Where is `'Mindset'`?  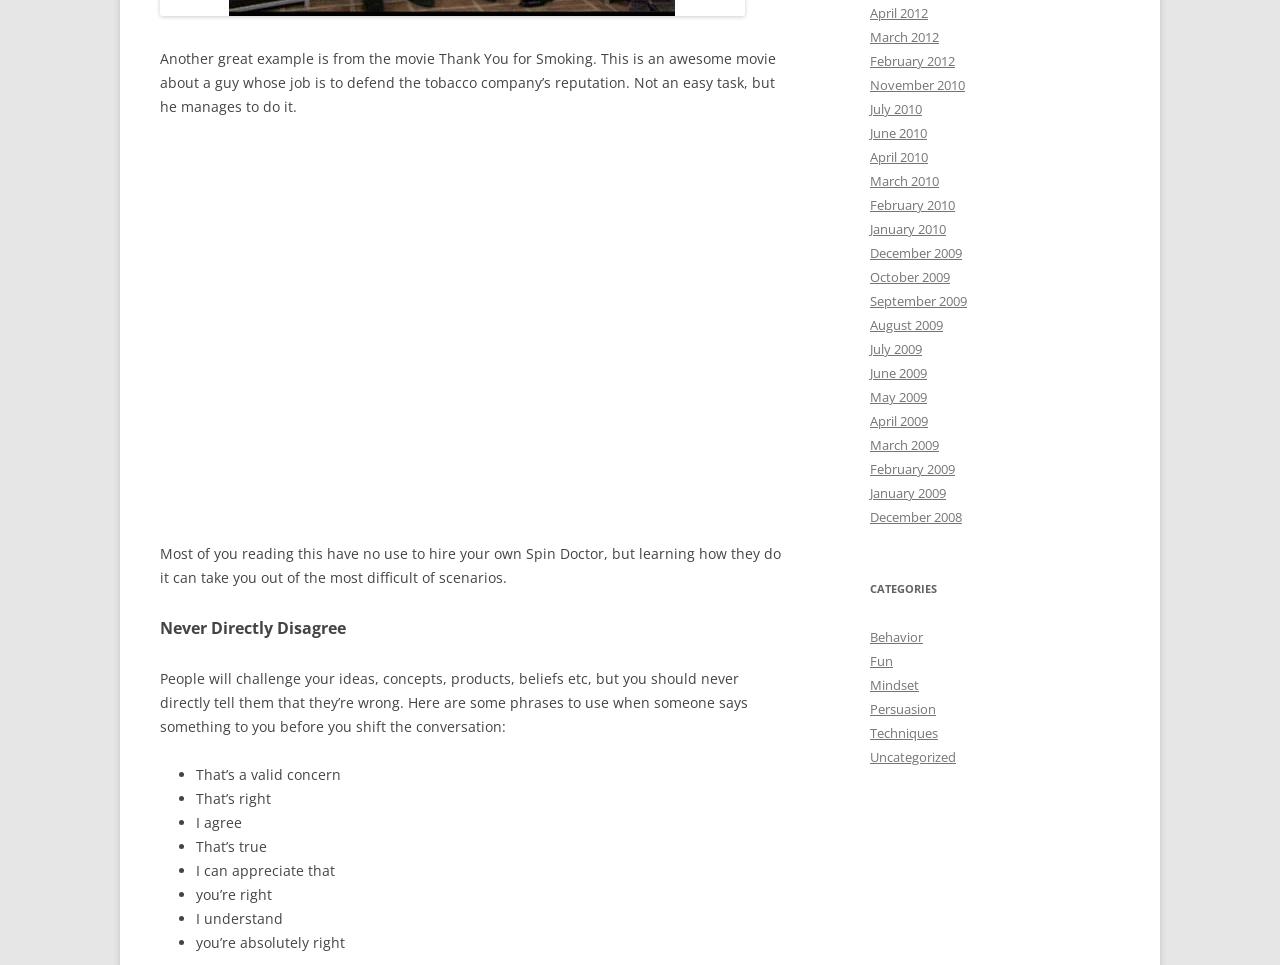 'Mindset' is located at coordinates (893, 683).